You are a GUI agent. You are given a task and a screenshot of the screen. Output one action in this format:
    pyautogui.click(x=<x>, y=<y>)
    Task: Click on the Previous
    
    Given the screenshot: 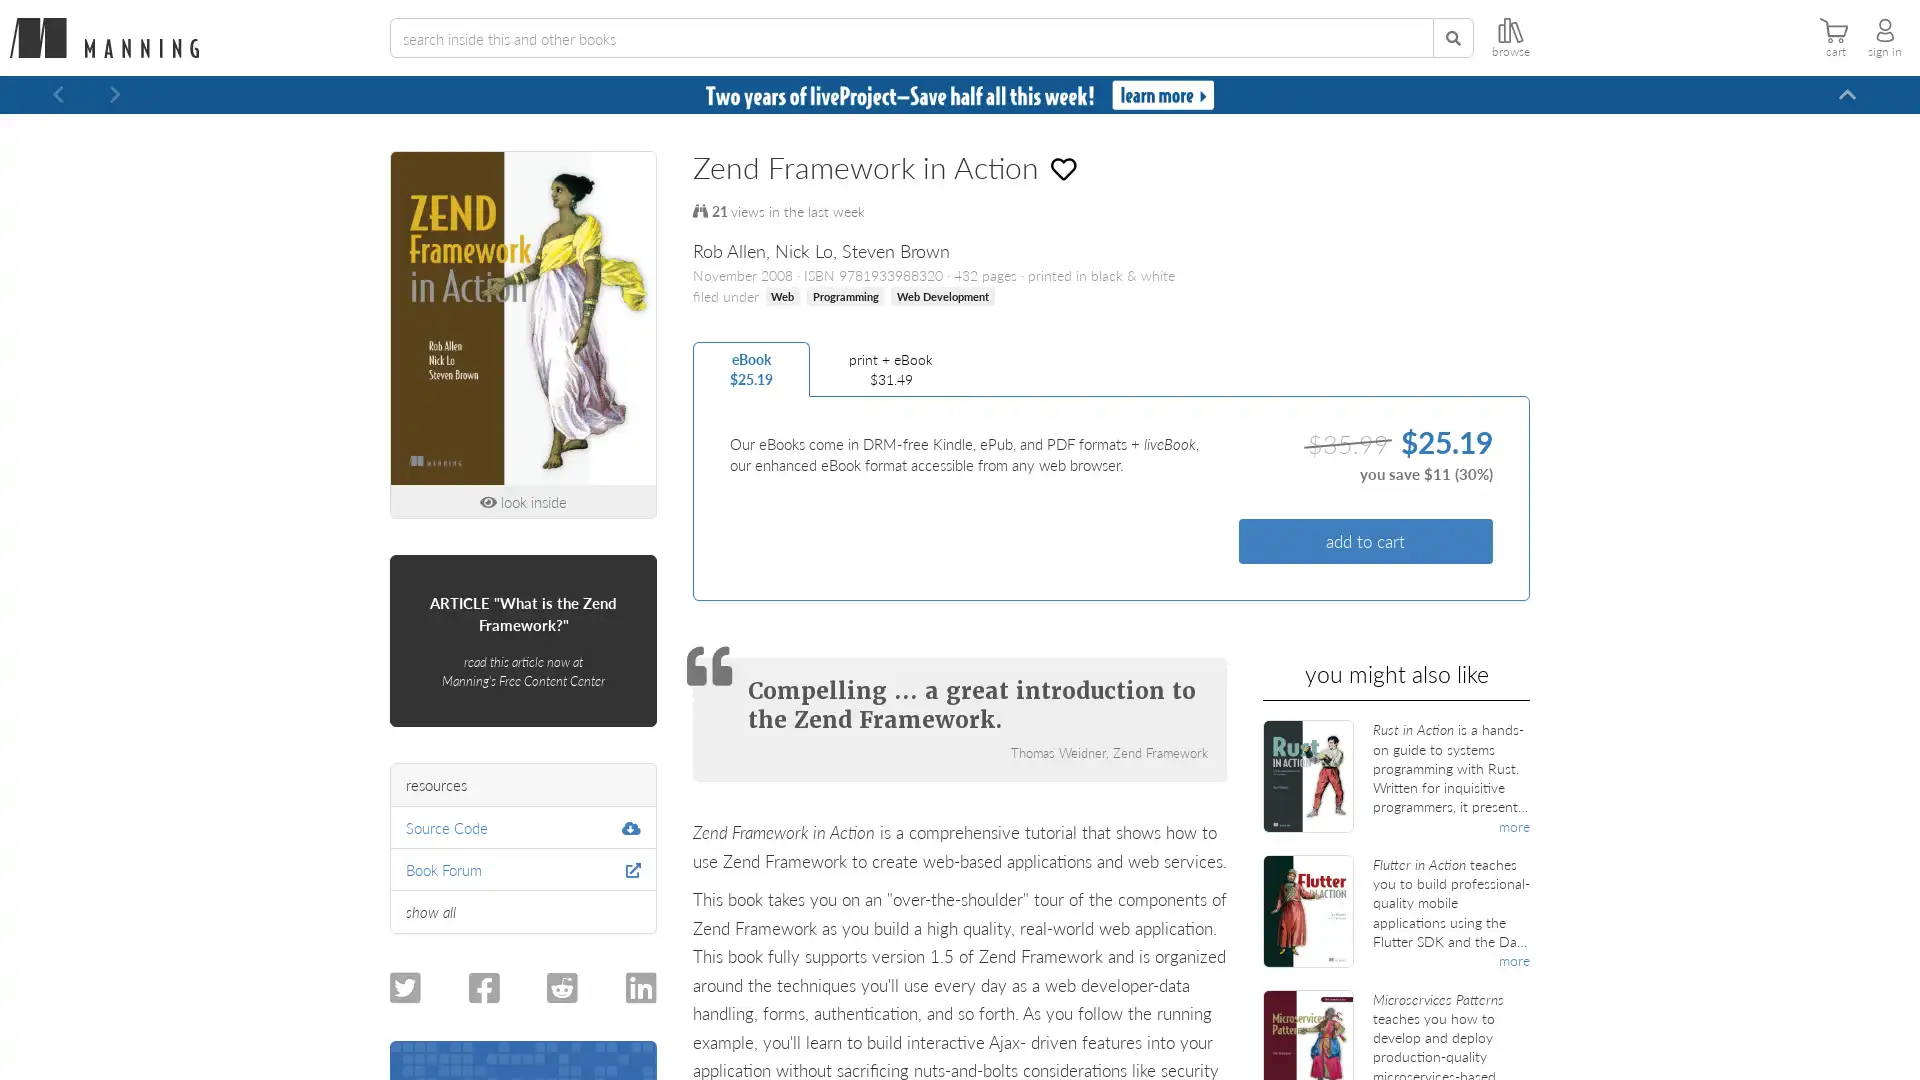 What is the action you would take?
    pyautogui.click(x=58, y=95)
    